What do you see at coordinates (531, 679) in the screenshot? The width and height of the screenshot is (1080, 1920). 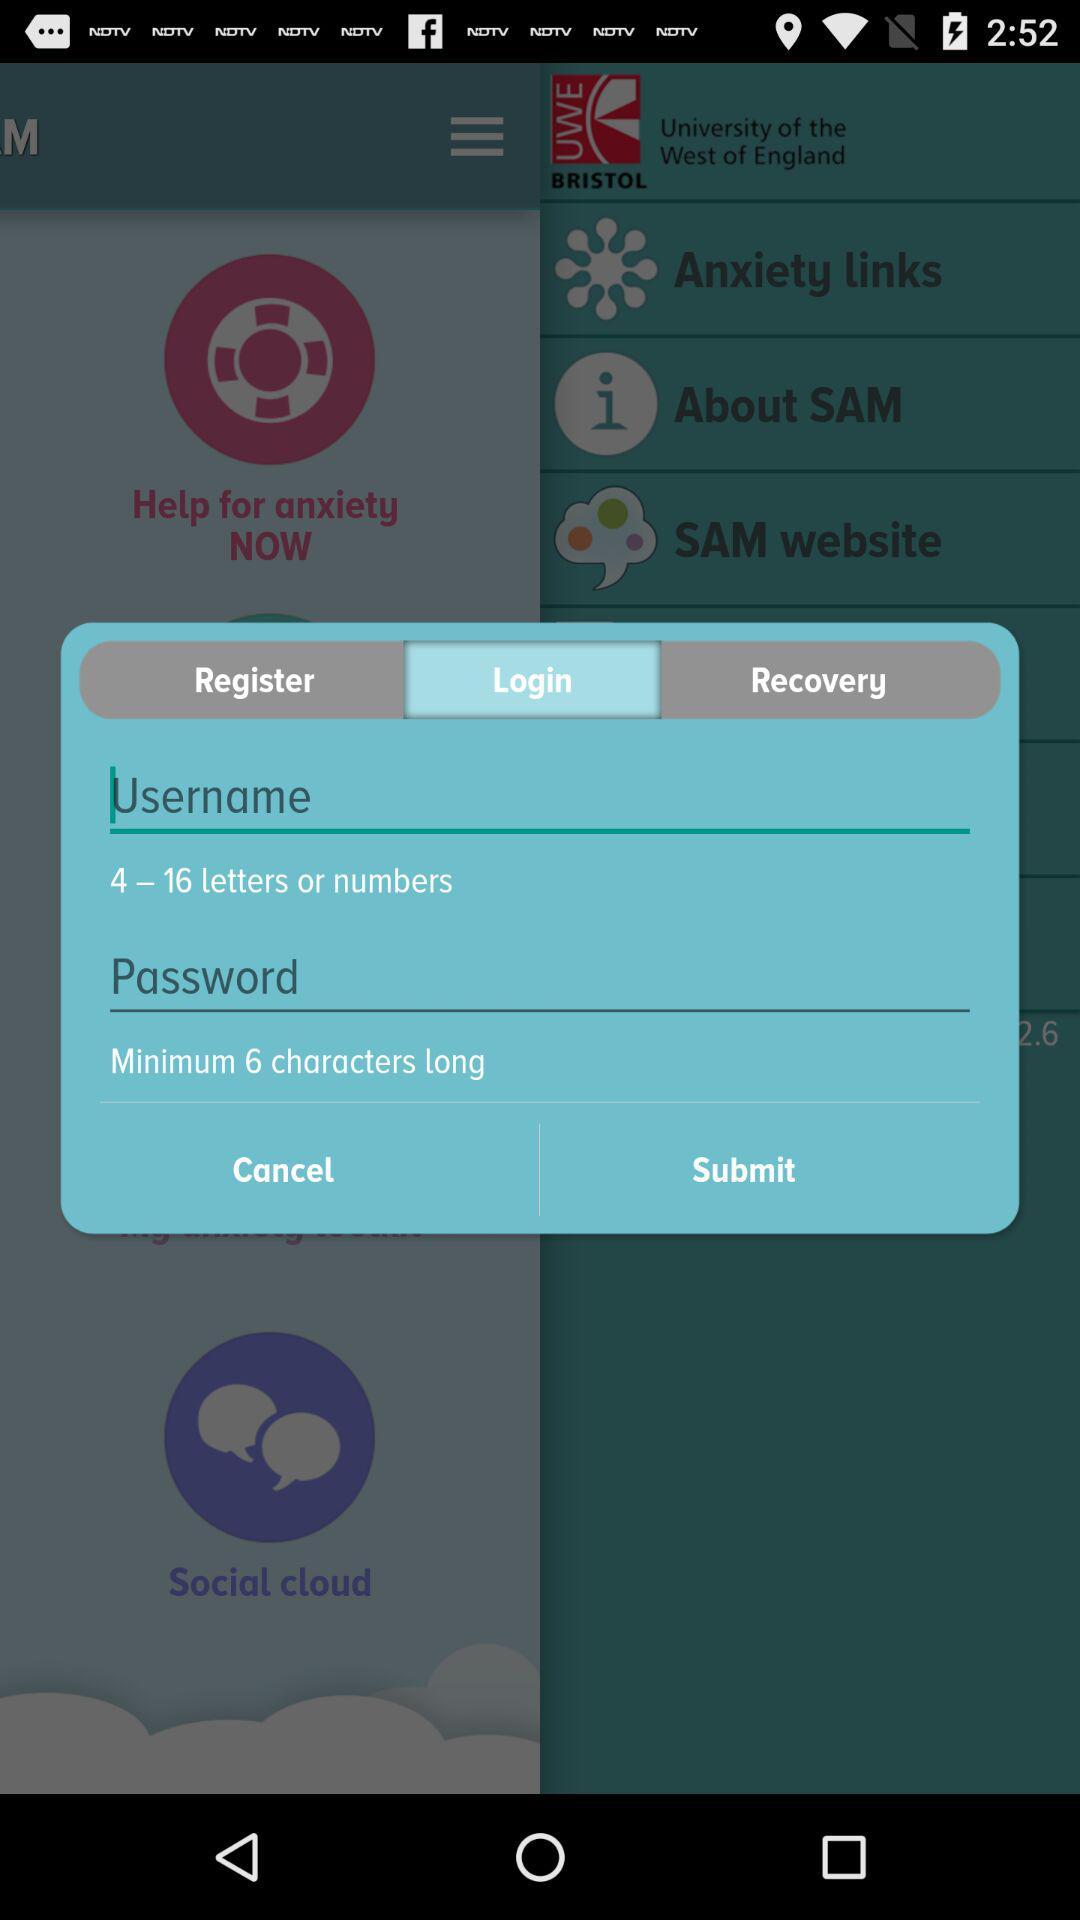 I see `the icon to the left of the recovery item` at bounding box center [531, 679].